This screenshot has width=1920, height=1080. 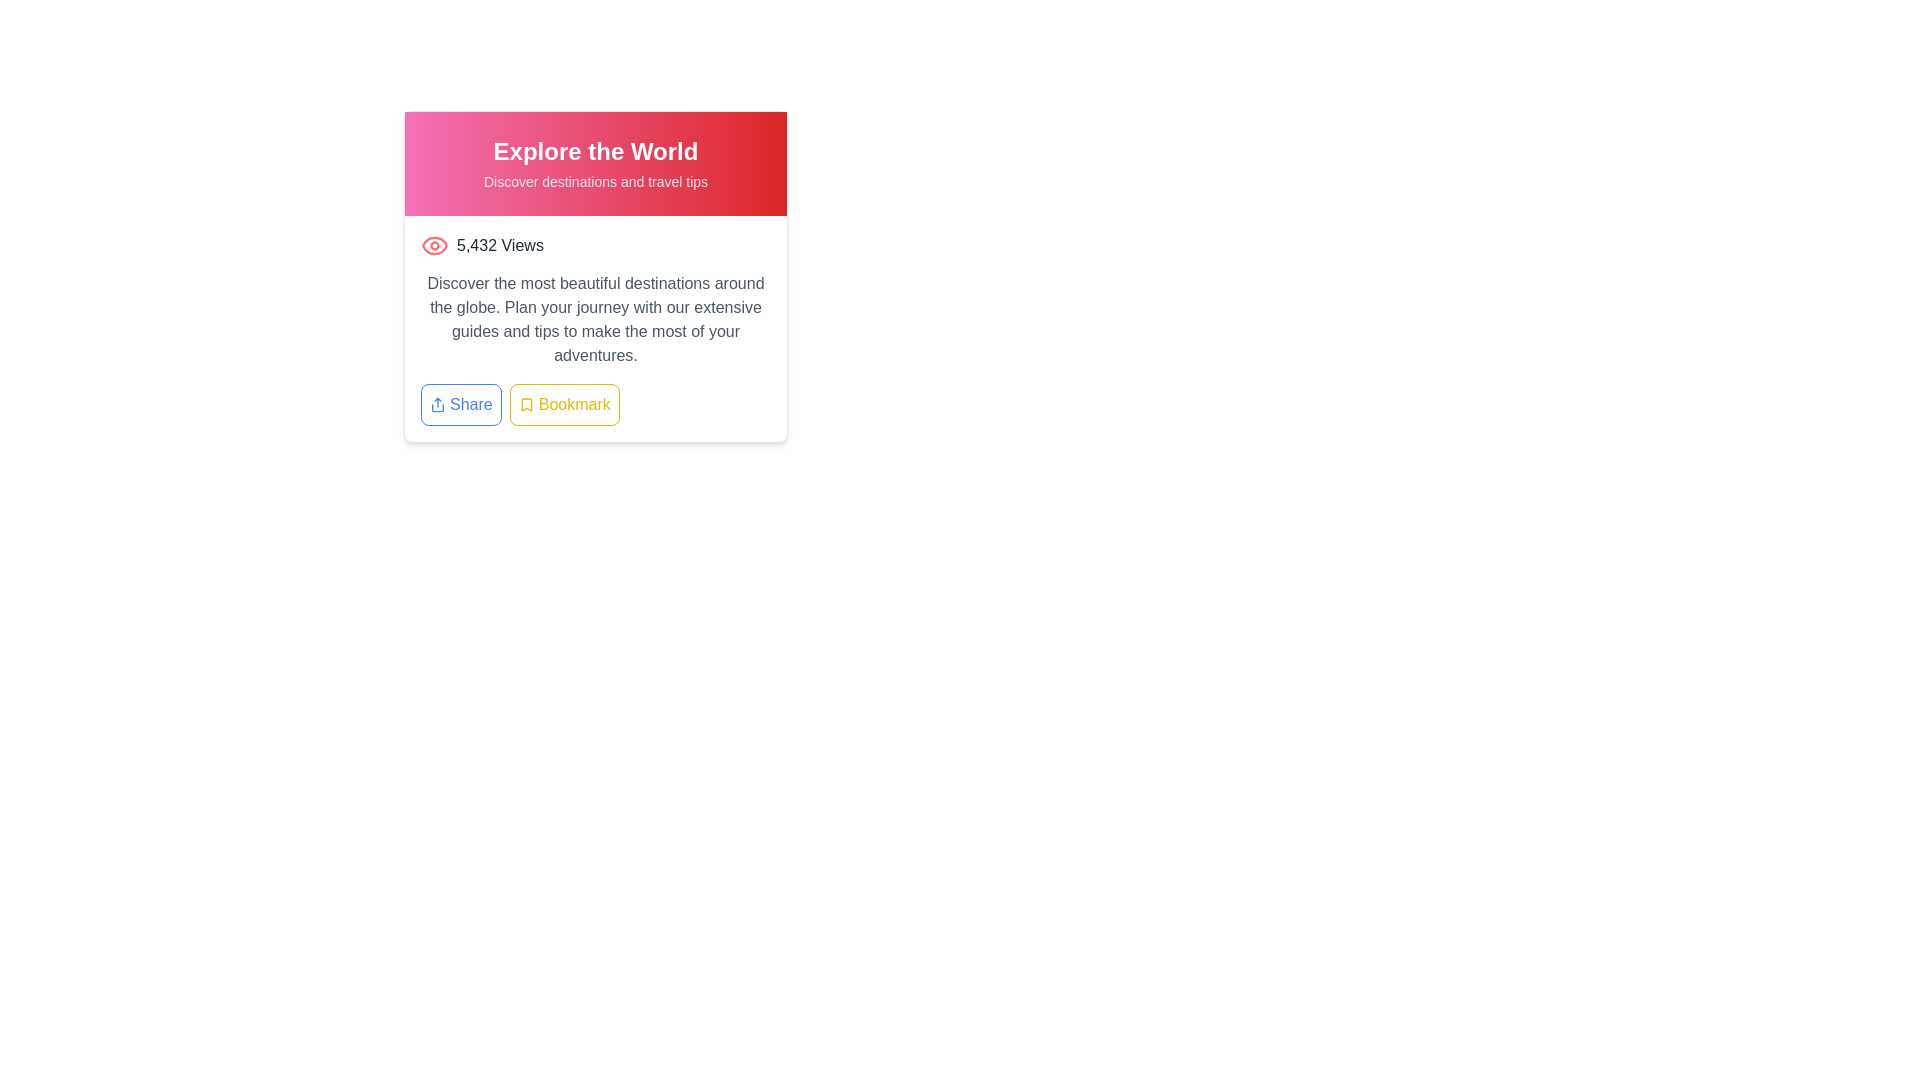 What do you see at coordinates (526, 405) in the screenshot?
I see `the small bookmark-shaped icon with a yellow border located next to the 'Bookmark' text, which is part of the button in the bottom right area of the card component` at bounding box center [526, 405].